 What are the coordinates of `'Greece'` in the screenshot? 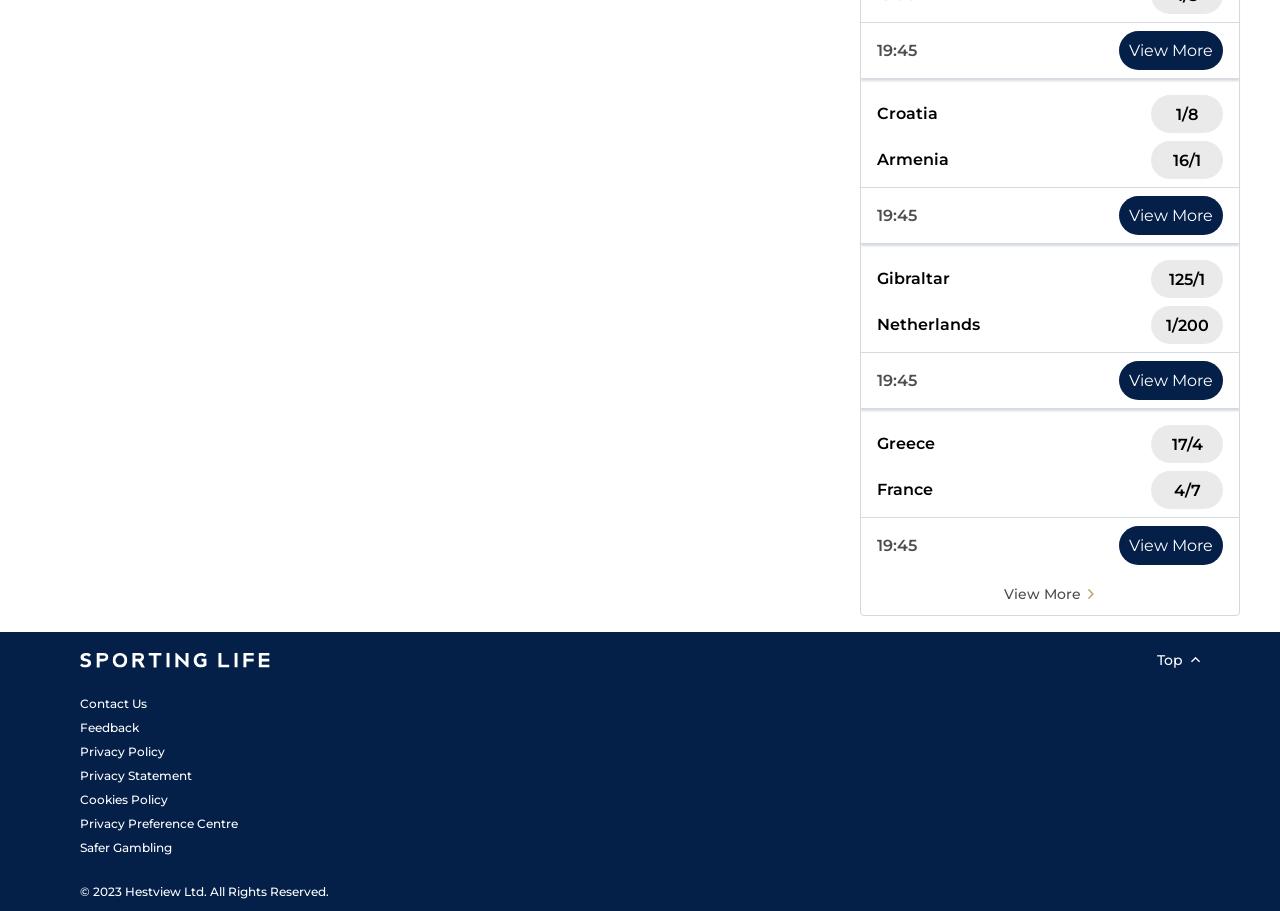 It's located at (877, 443).